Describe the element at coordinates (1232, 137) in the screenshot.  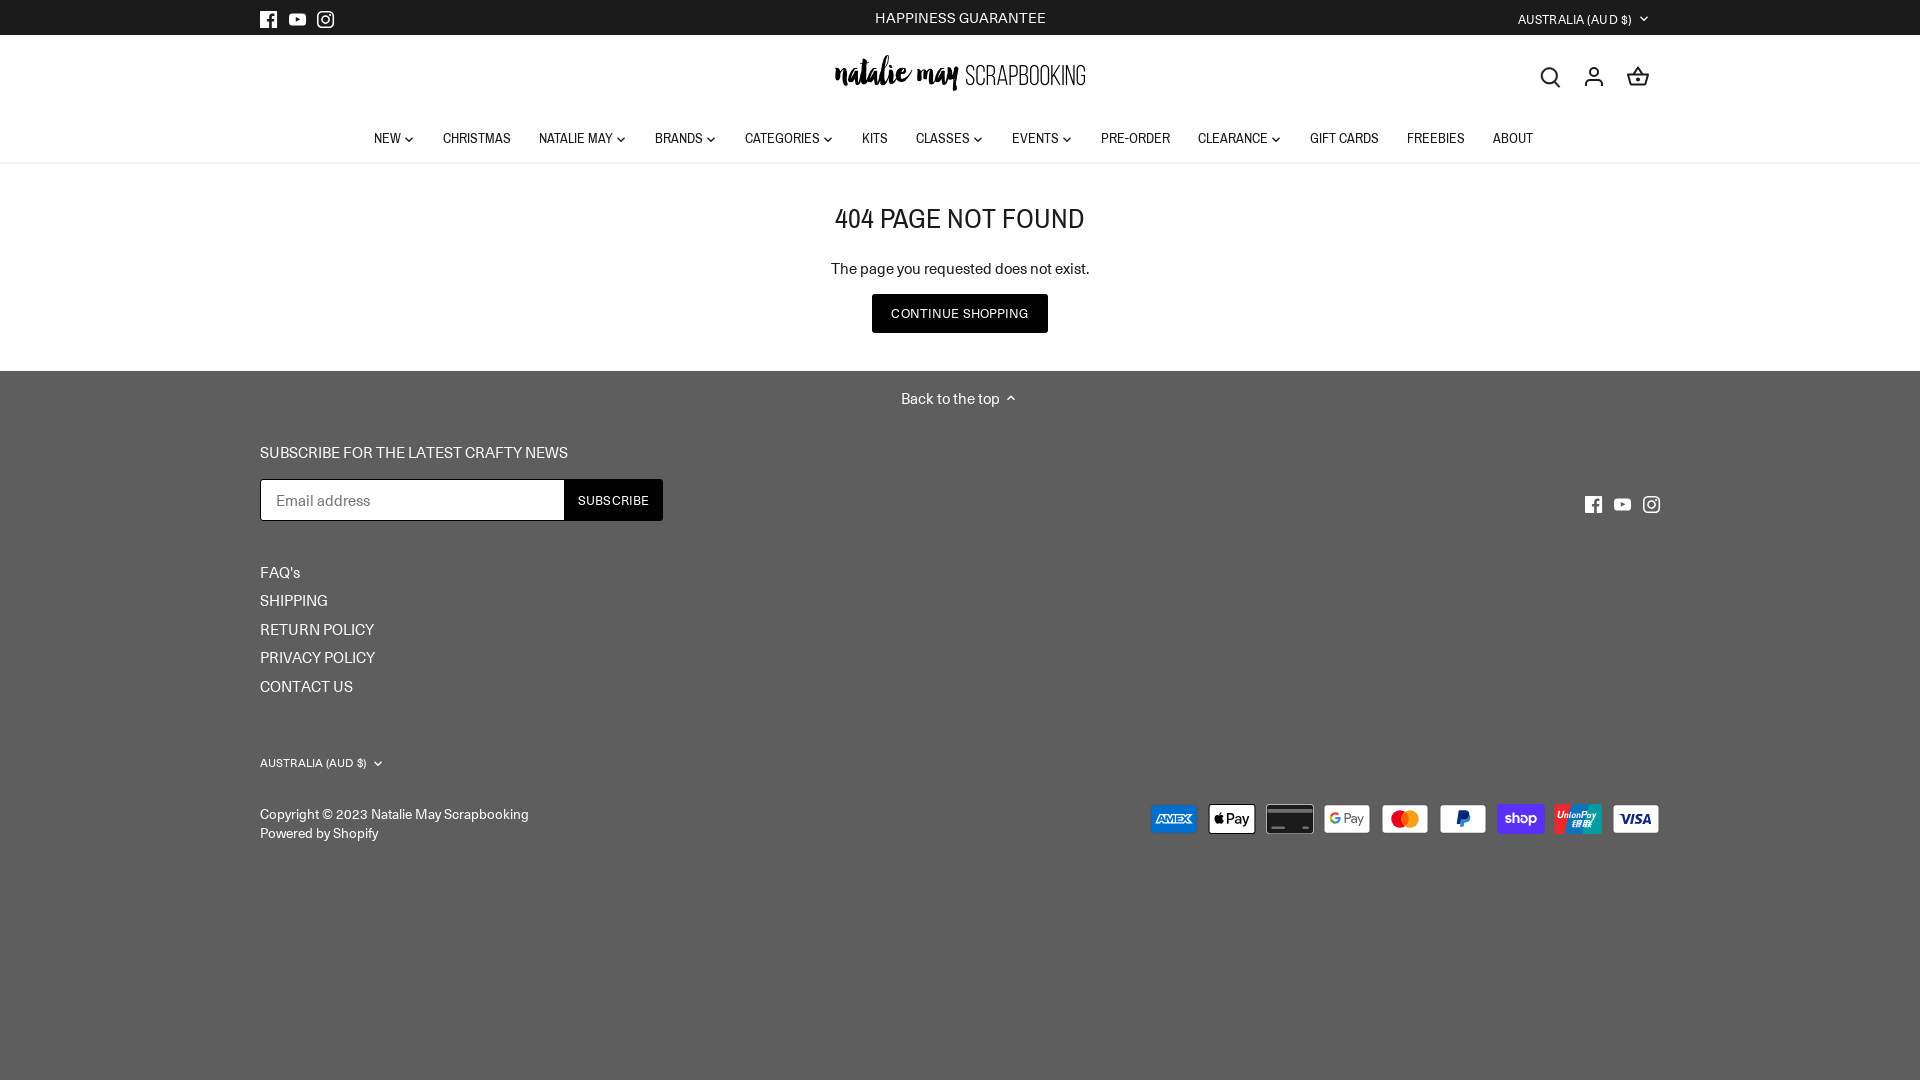
I see `'CLEARANCE'` at that location.